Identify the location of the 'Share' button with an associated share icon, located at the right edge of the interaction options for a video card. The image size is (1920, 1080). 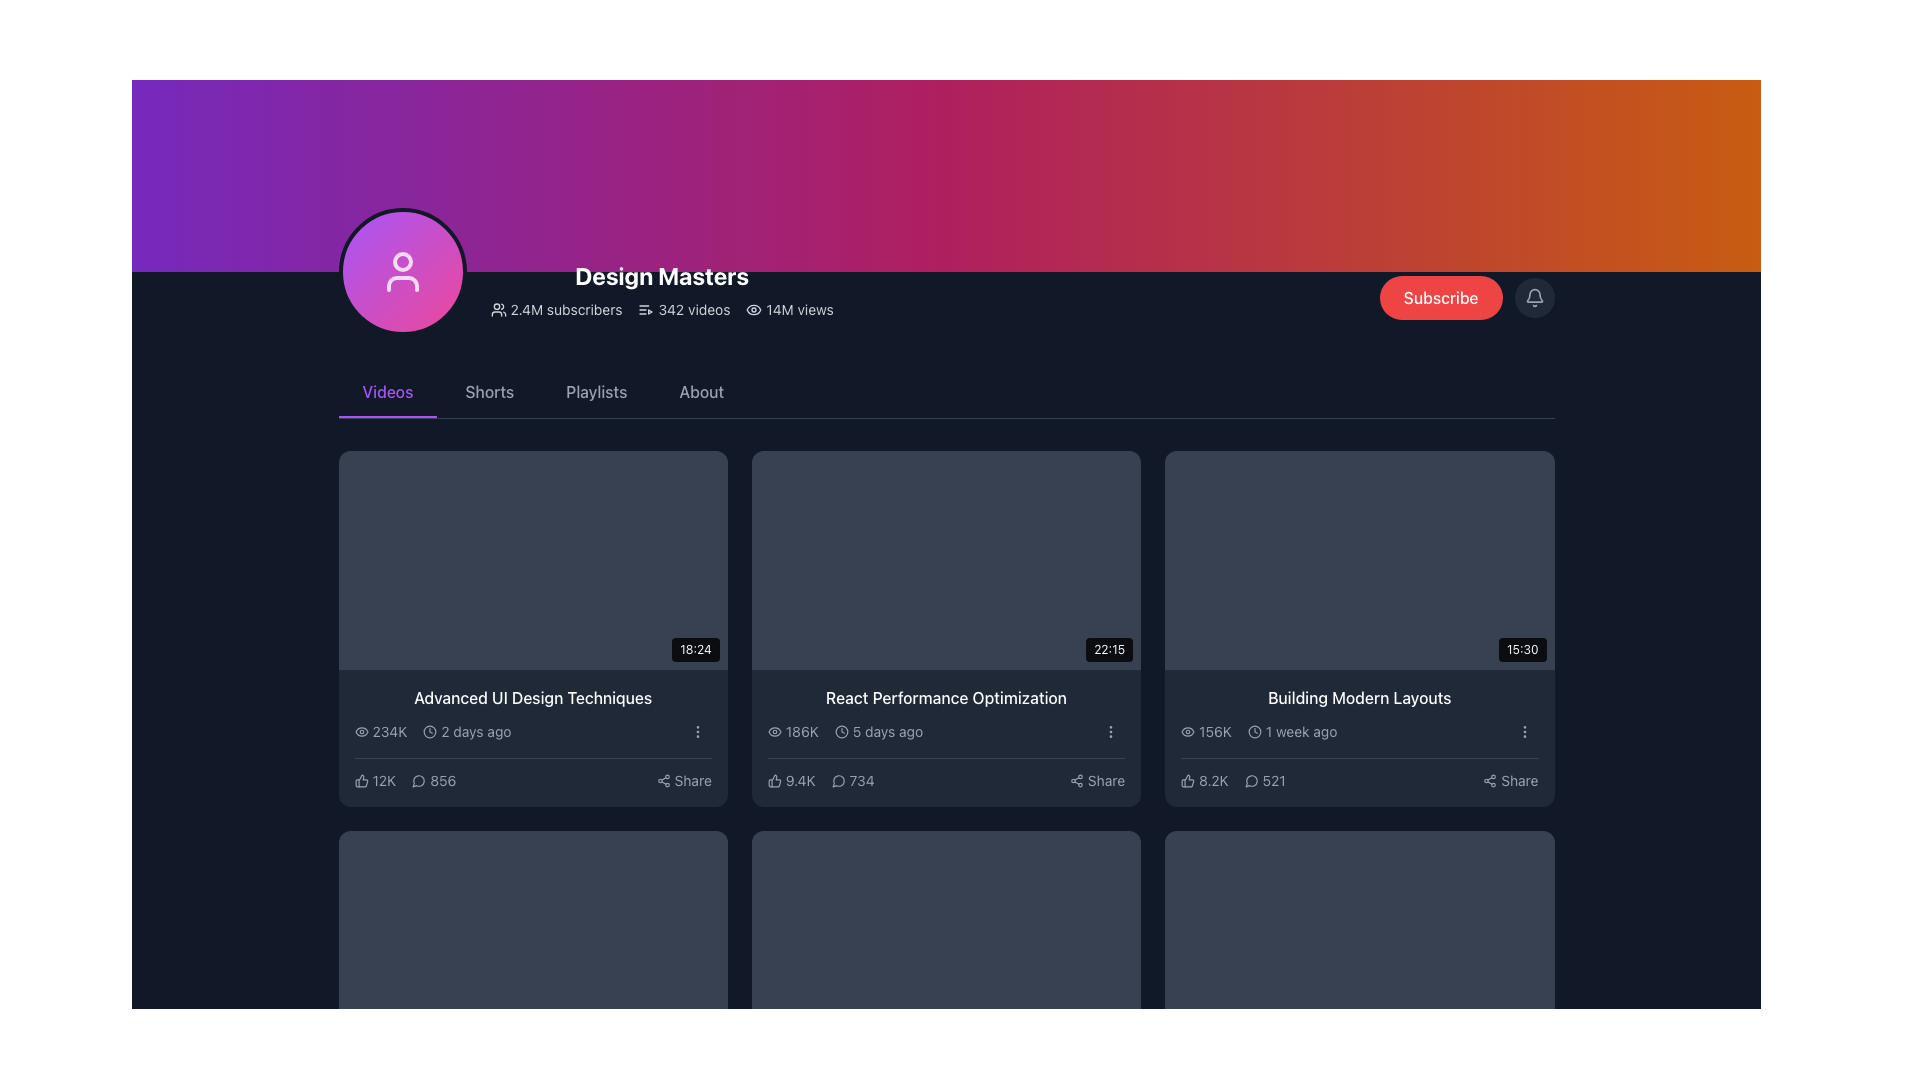
(684, 779).